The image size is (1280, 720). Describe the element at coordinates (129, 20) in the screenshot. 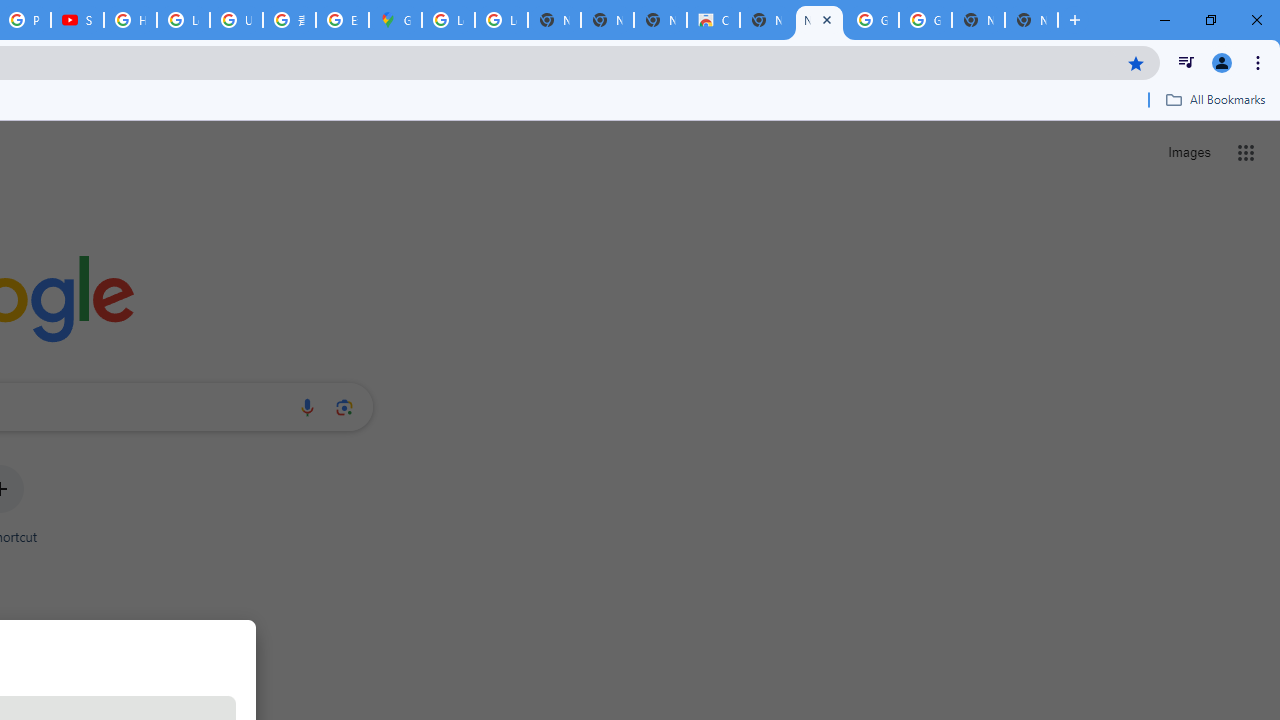

I see `'How Chrome protects your passwords - Google Chrome Help'` at that location.